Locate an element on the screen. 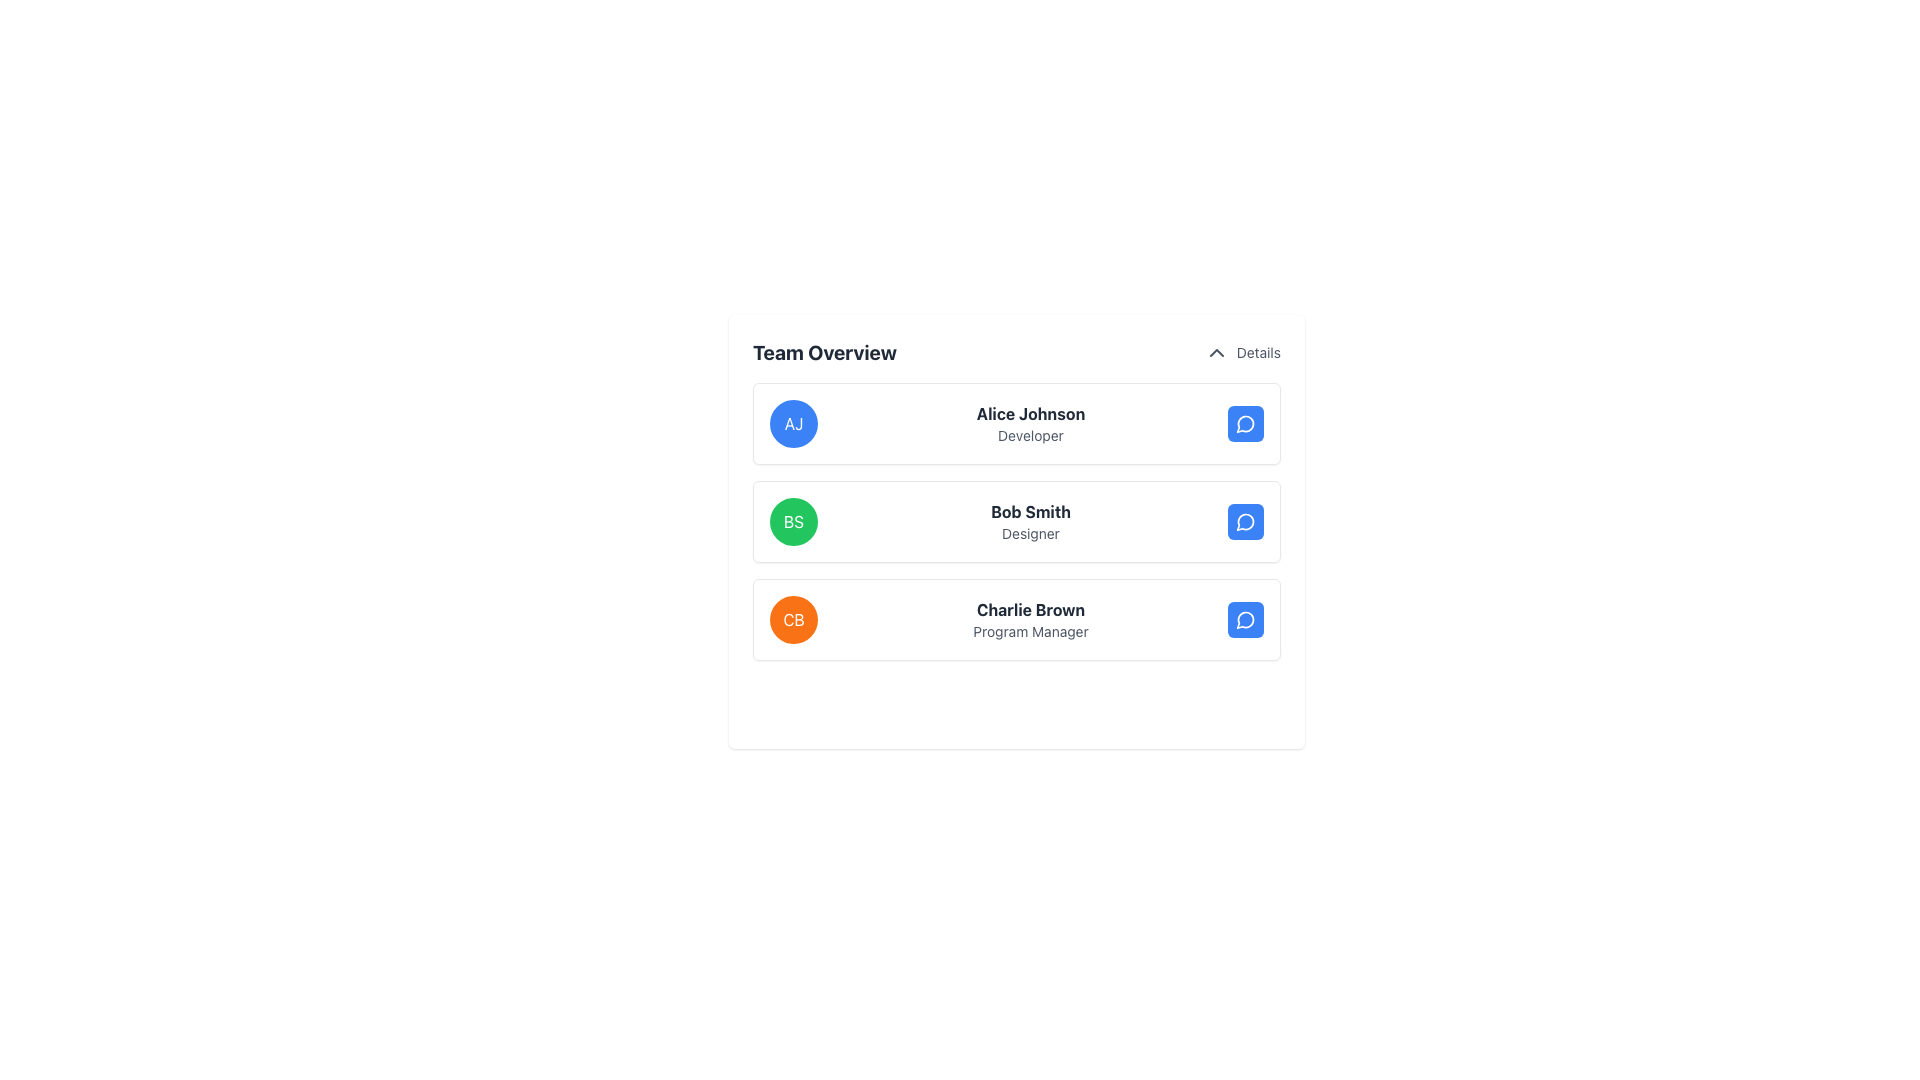  the speech bubble icon located inside the blue button in the last column of the third row beside the 'Charlie Brown' team member's details to initiate chat is located at coordinates (1245, 619).